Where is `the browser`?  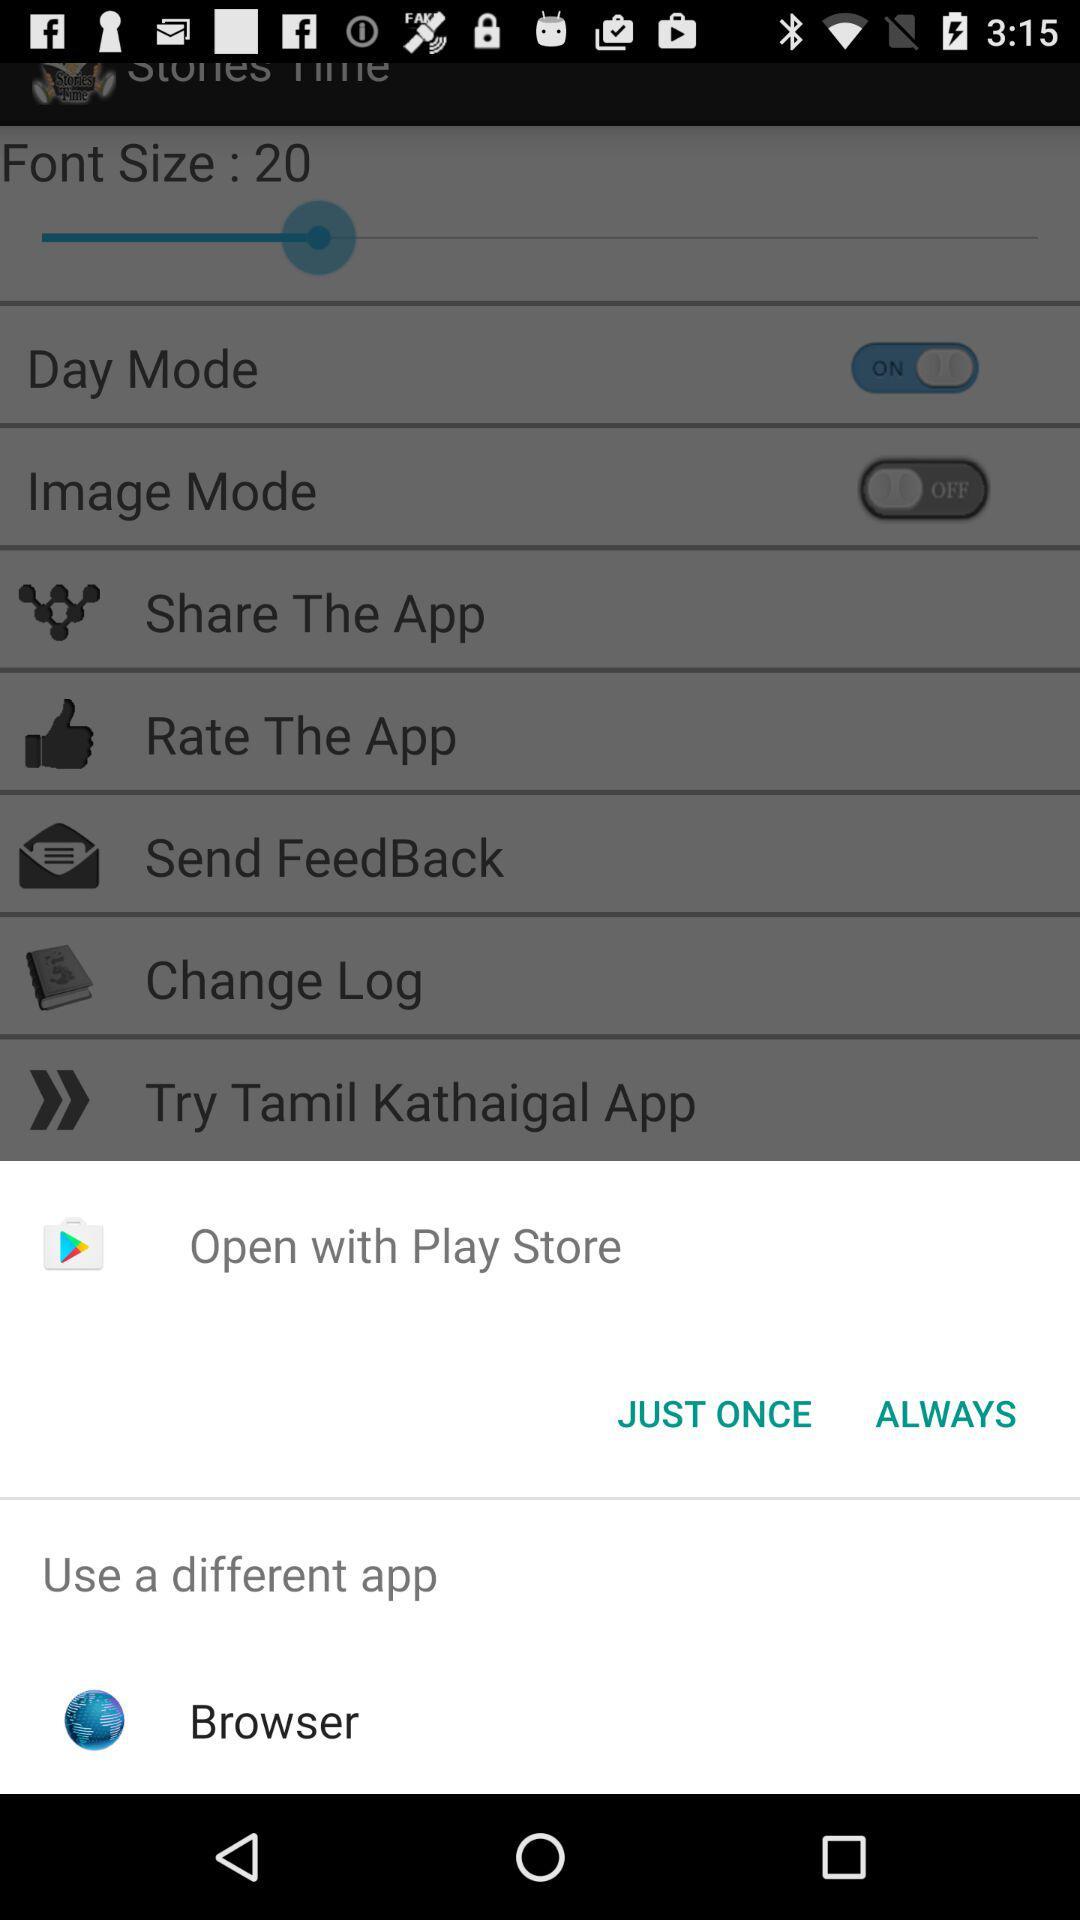 the browser is located at coordinates (274, 1719).